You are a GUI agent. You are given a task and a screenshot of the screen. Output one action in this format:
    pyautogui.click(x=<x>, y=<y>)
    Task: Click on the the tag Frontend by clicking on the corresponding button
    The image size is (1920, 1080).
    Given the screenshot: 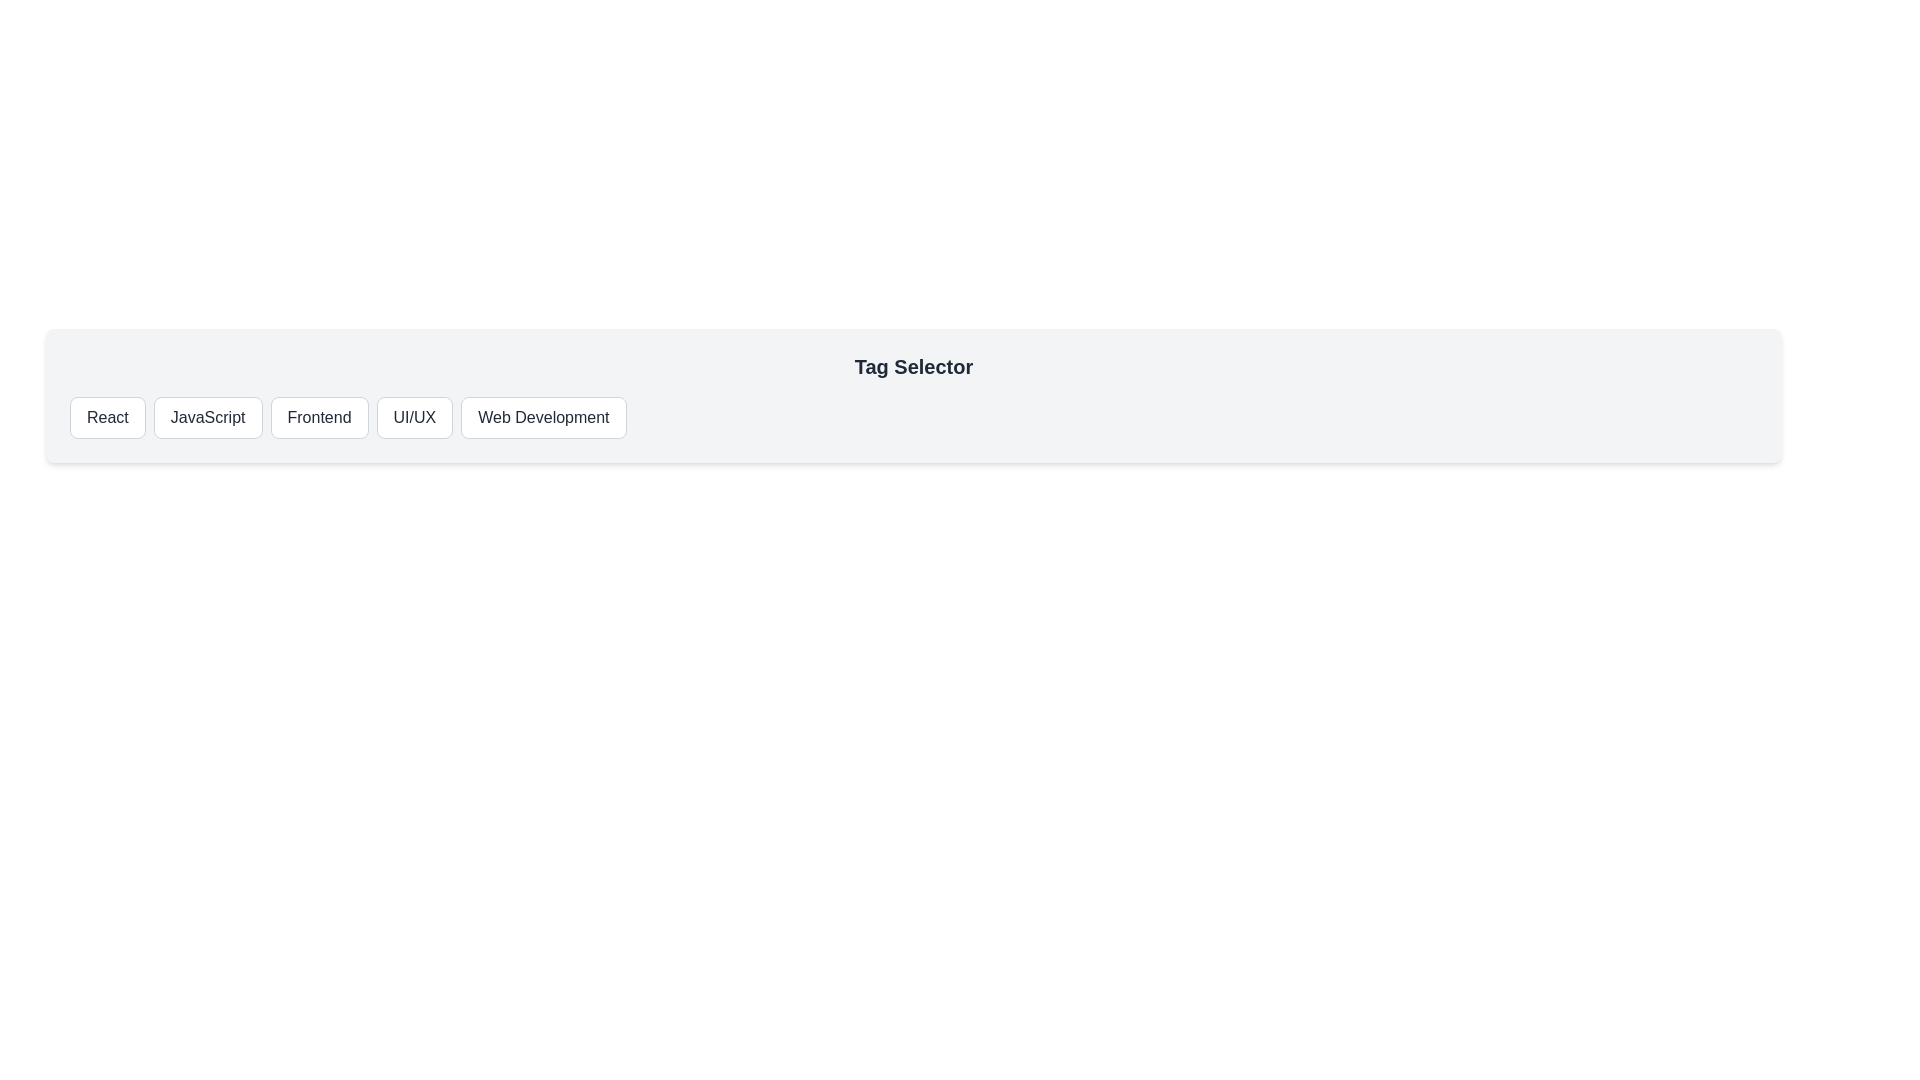 What is the action you would take?
    pyautogui.click(x=317, y=416)
    